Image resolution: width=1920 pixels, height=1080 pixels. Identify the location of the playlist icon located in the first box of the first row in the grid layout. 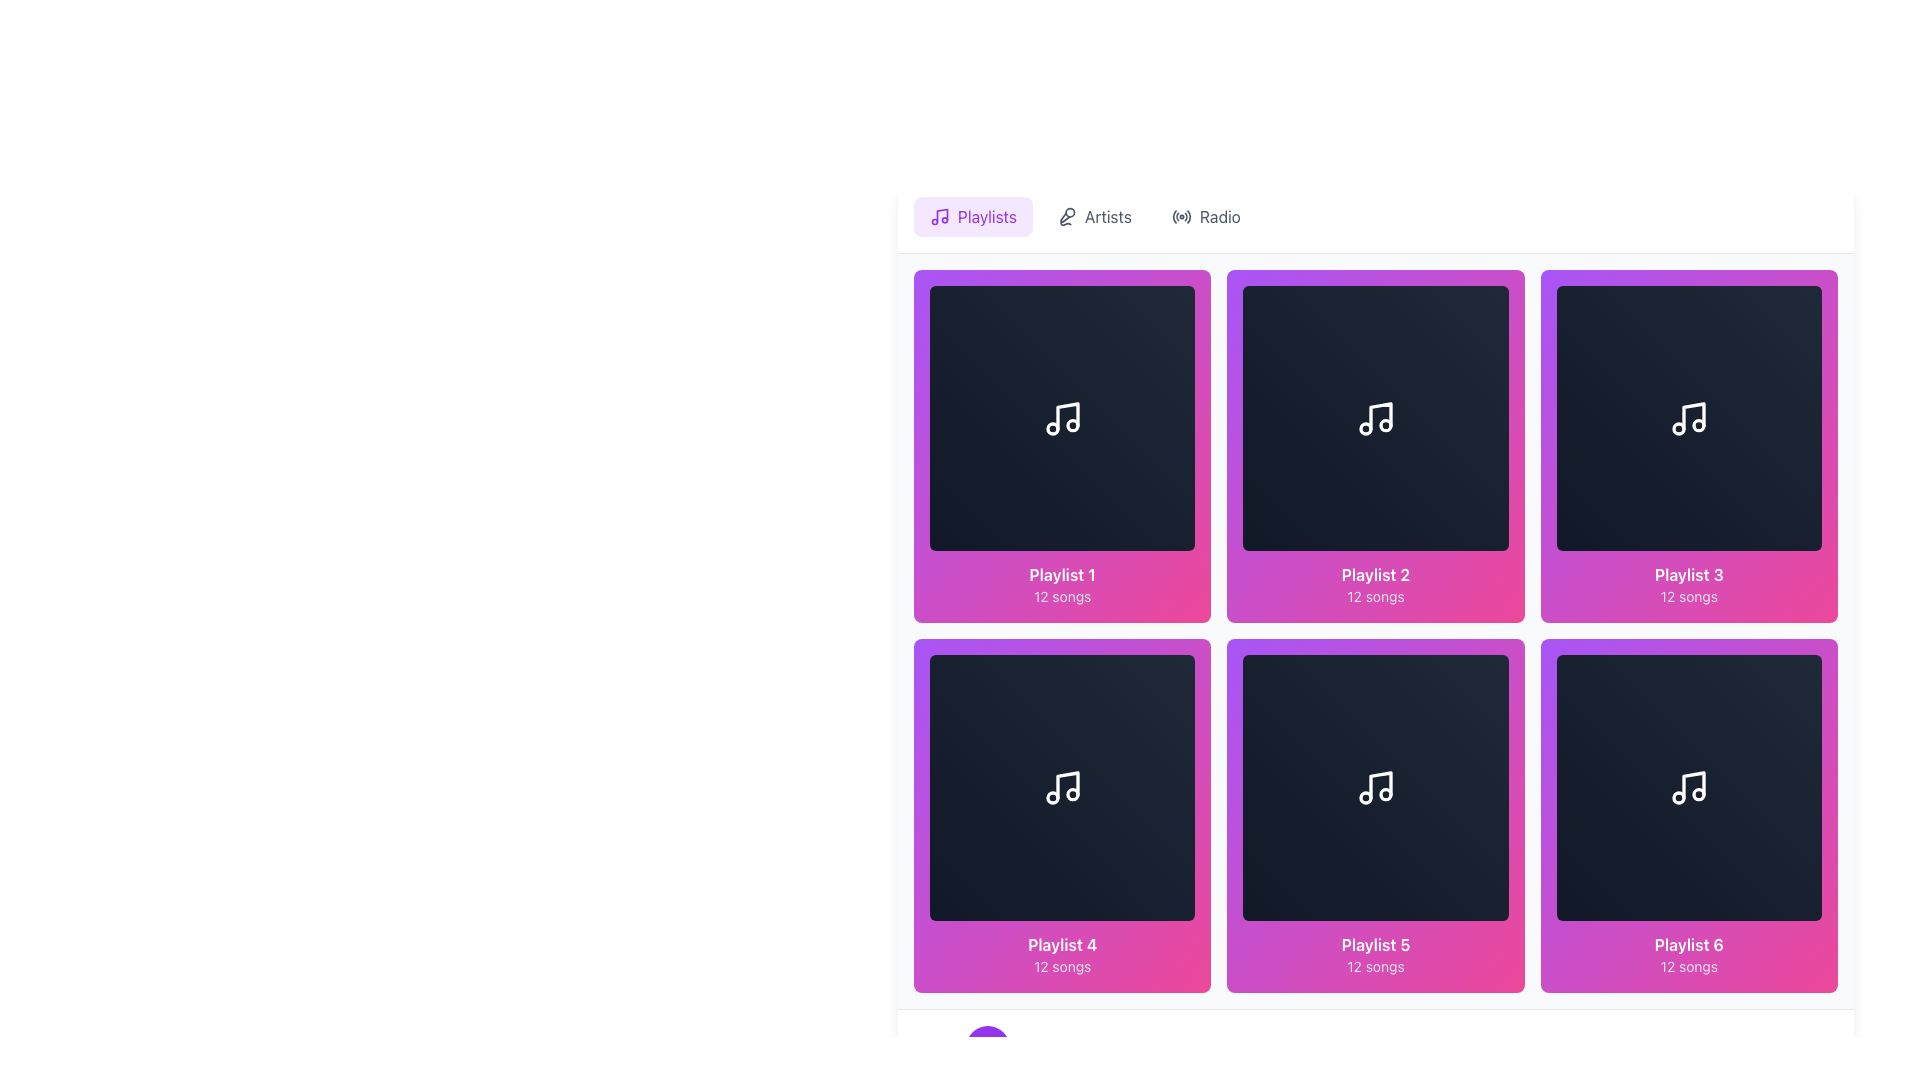
(1061, 417).